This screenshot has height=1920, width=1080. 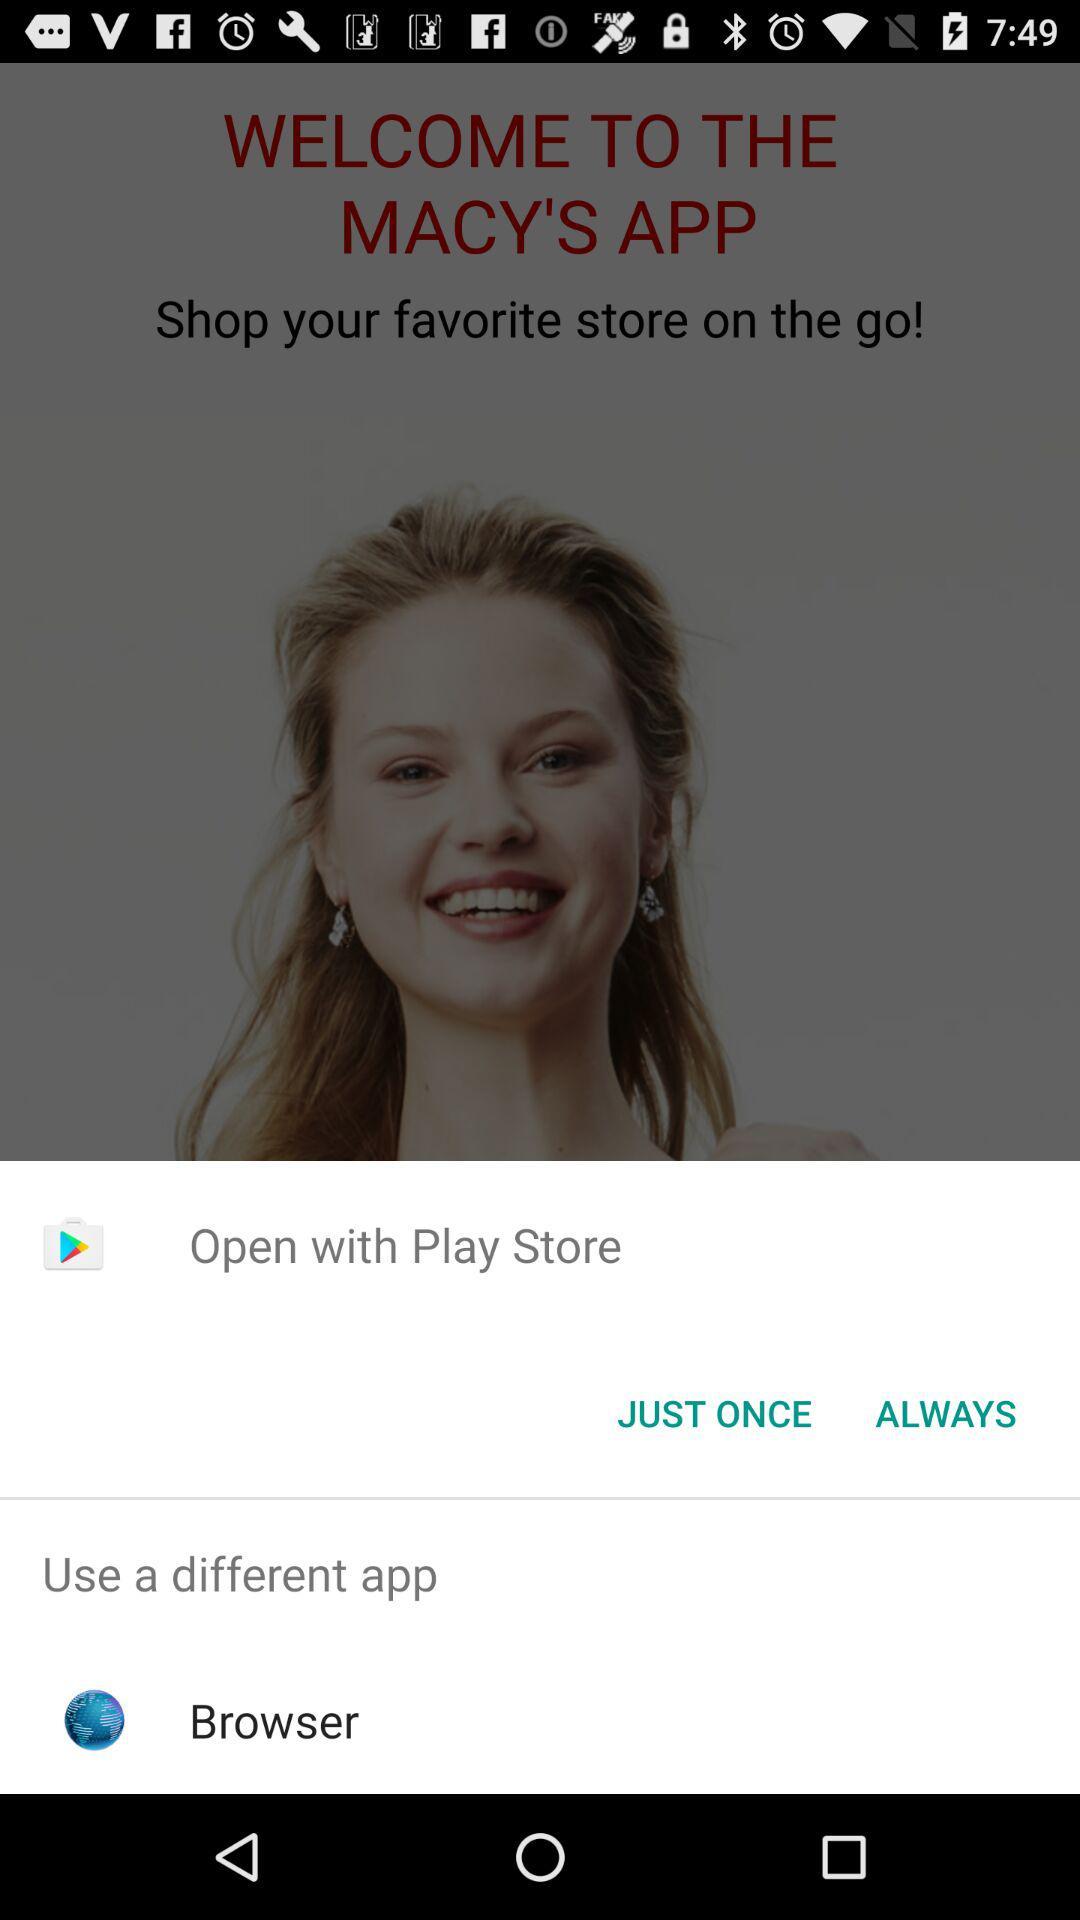 What do you see at coordinates (540, 1572) in the screenshot?
I see `use a different app` at bounding box center [540, 1572].